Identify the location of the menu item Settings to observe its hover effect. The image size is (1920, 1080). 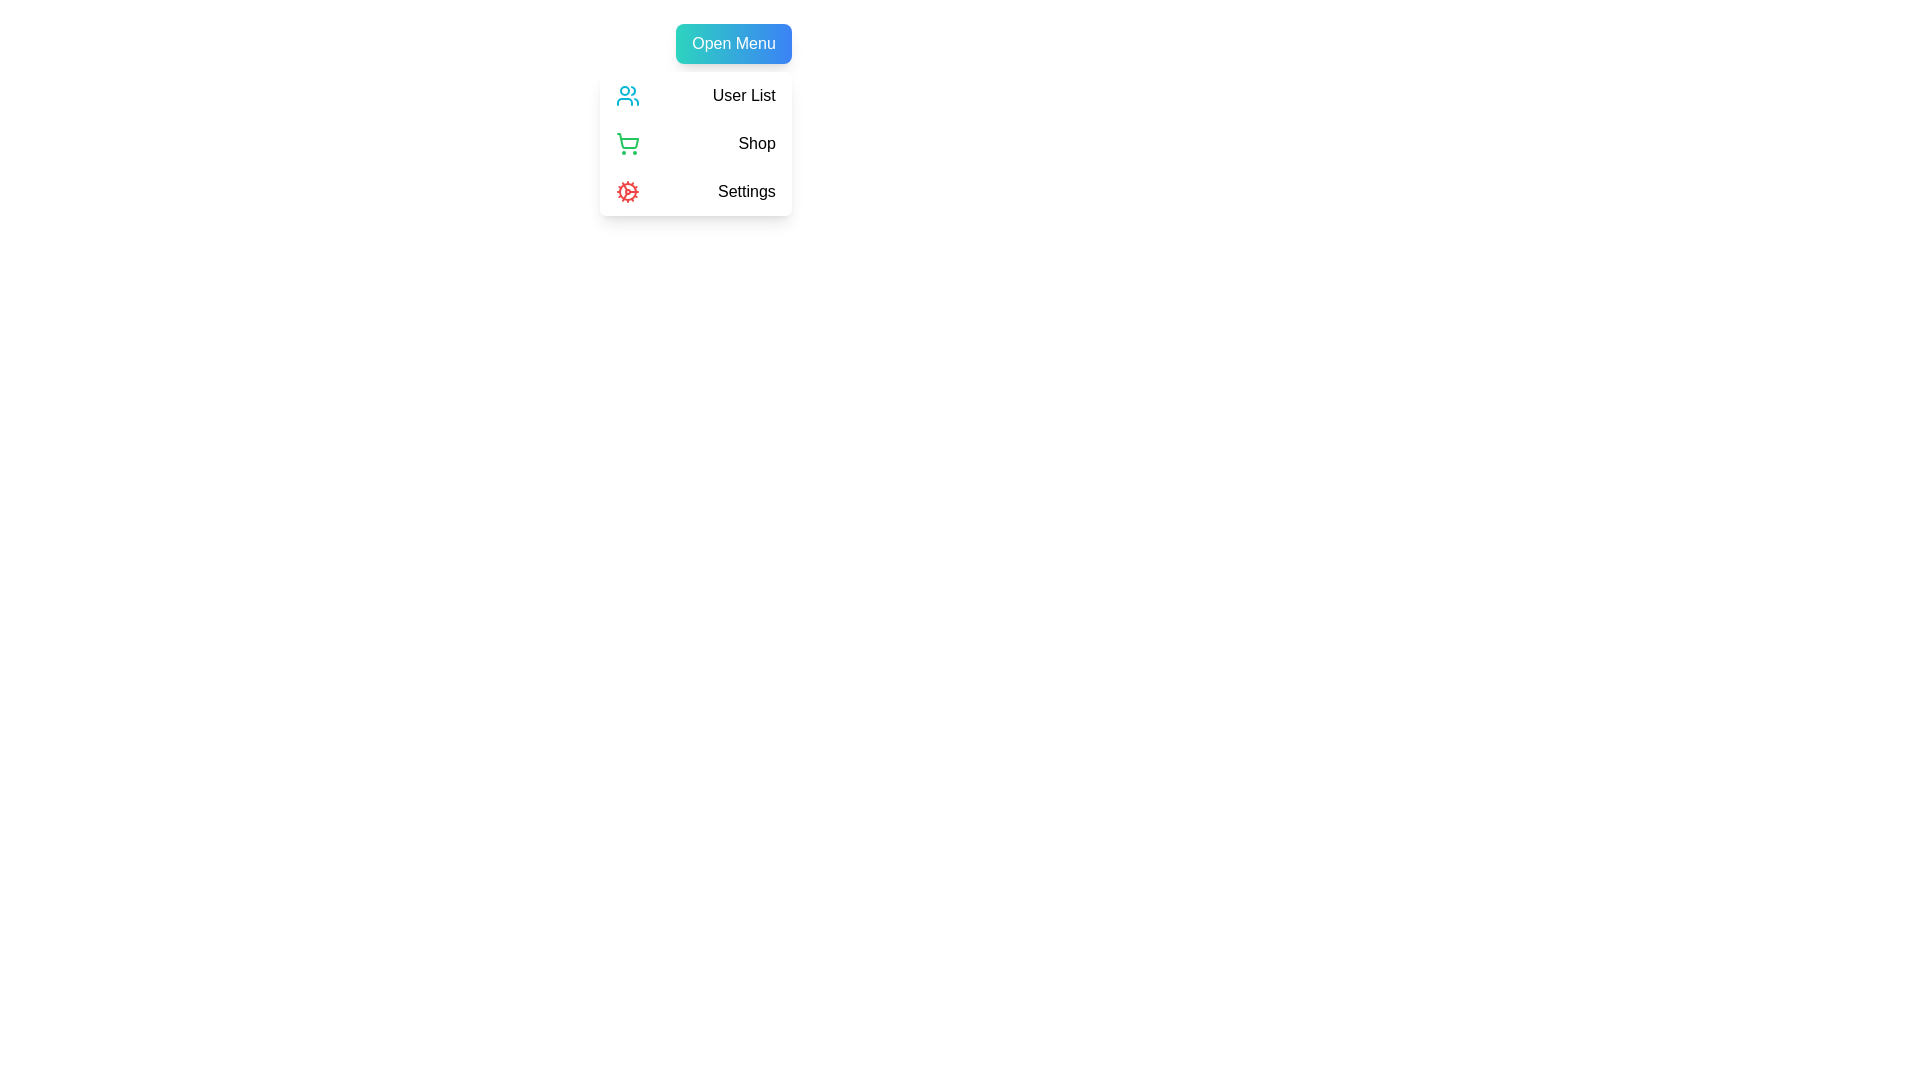
(695, 192).